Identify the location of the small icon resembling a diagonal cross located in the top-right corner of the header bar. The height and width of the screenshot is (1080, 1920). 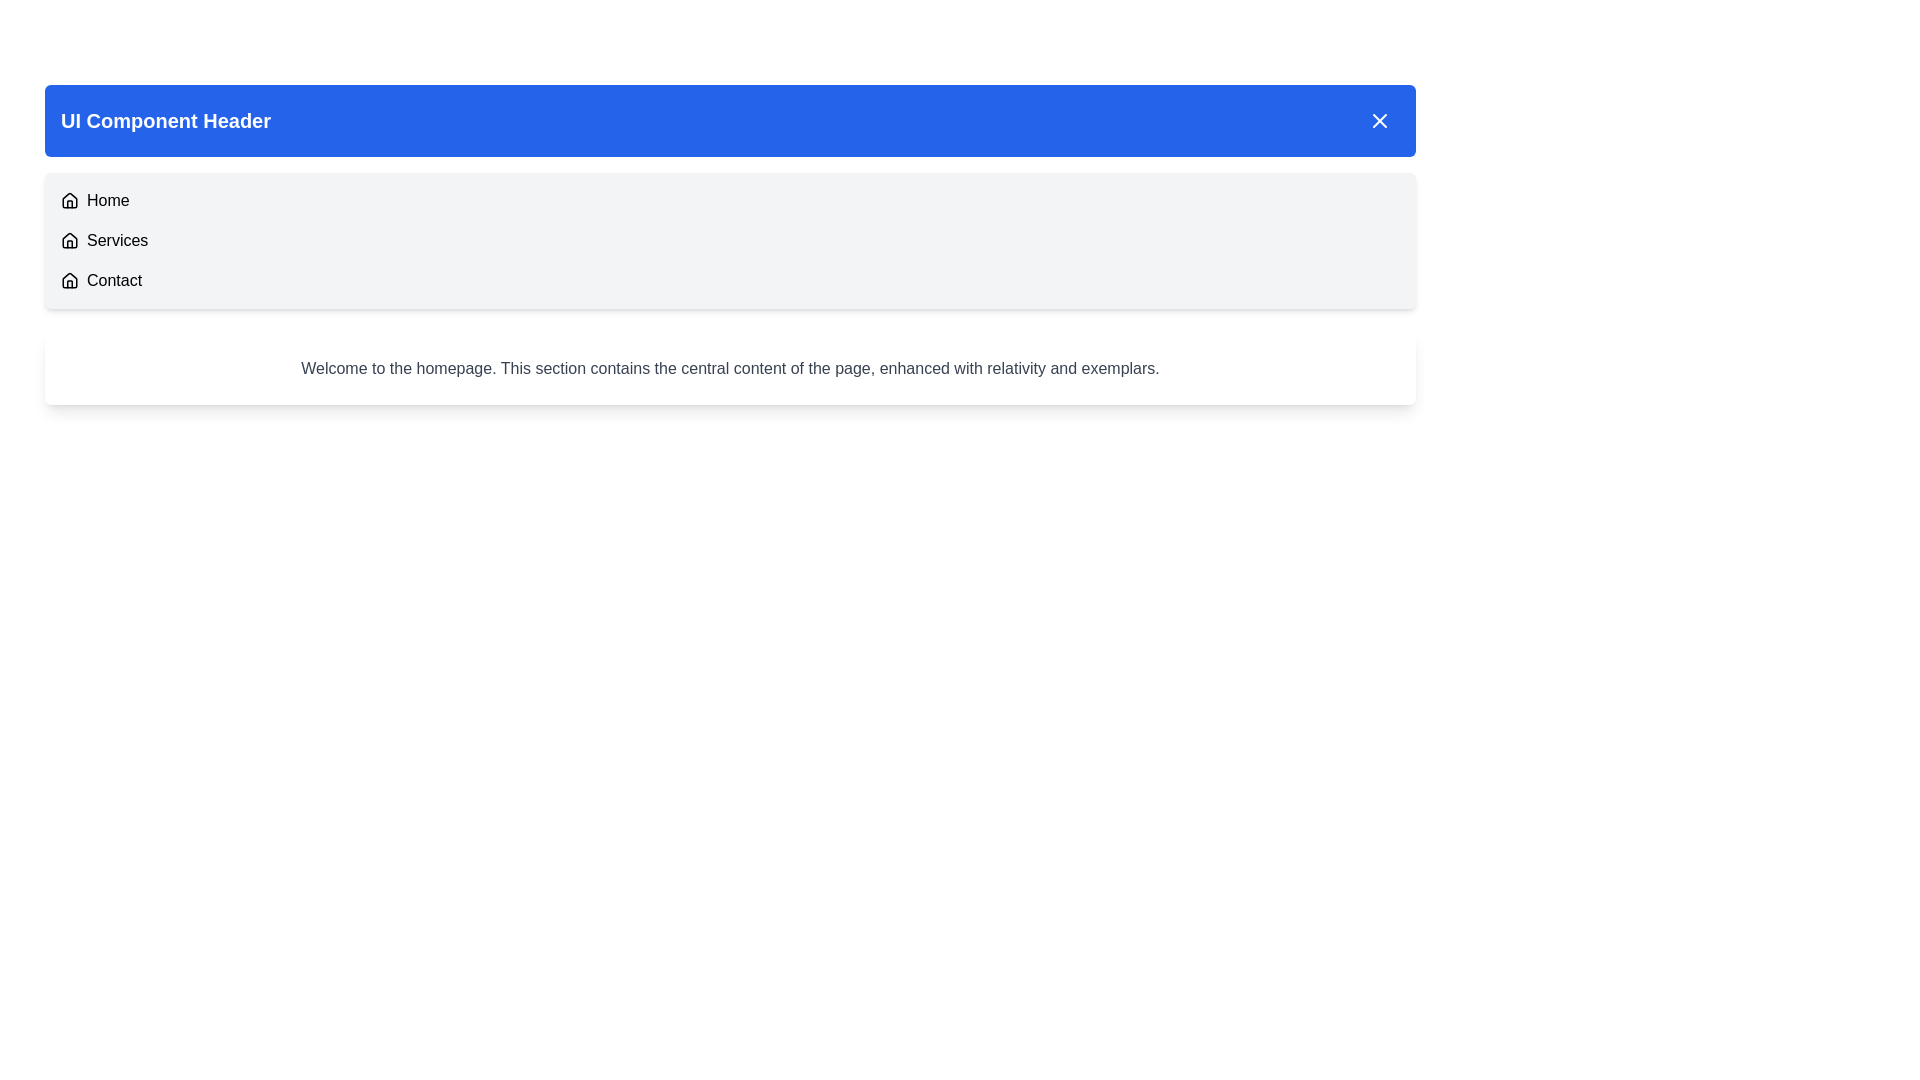
(1379, 120).